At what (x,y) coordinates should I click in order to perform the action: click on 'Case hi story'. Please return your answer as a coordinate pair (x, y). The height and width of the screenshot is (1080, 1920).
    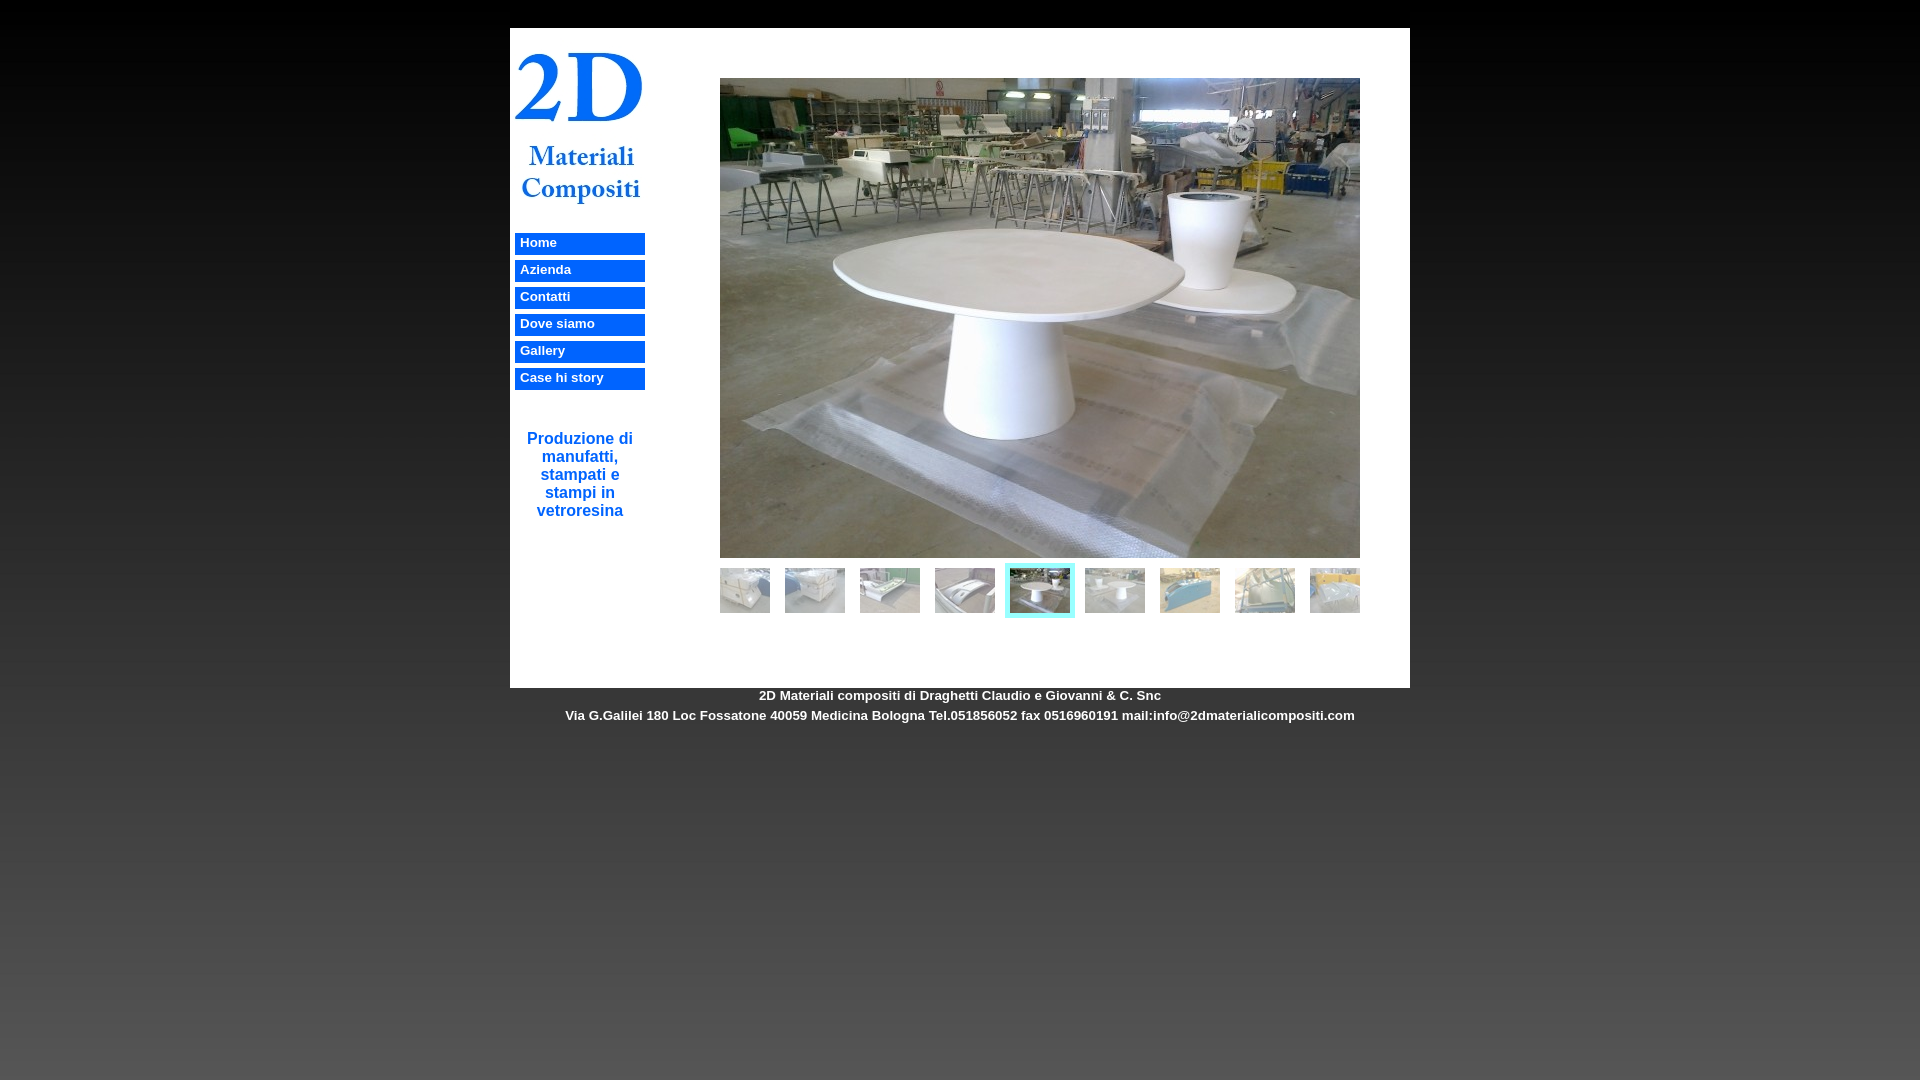
    Looking at the image, I should click on (560, 377).